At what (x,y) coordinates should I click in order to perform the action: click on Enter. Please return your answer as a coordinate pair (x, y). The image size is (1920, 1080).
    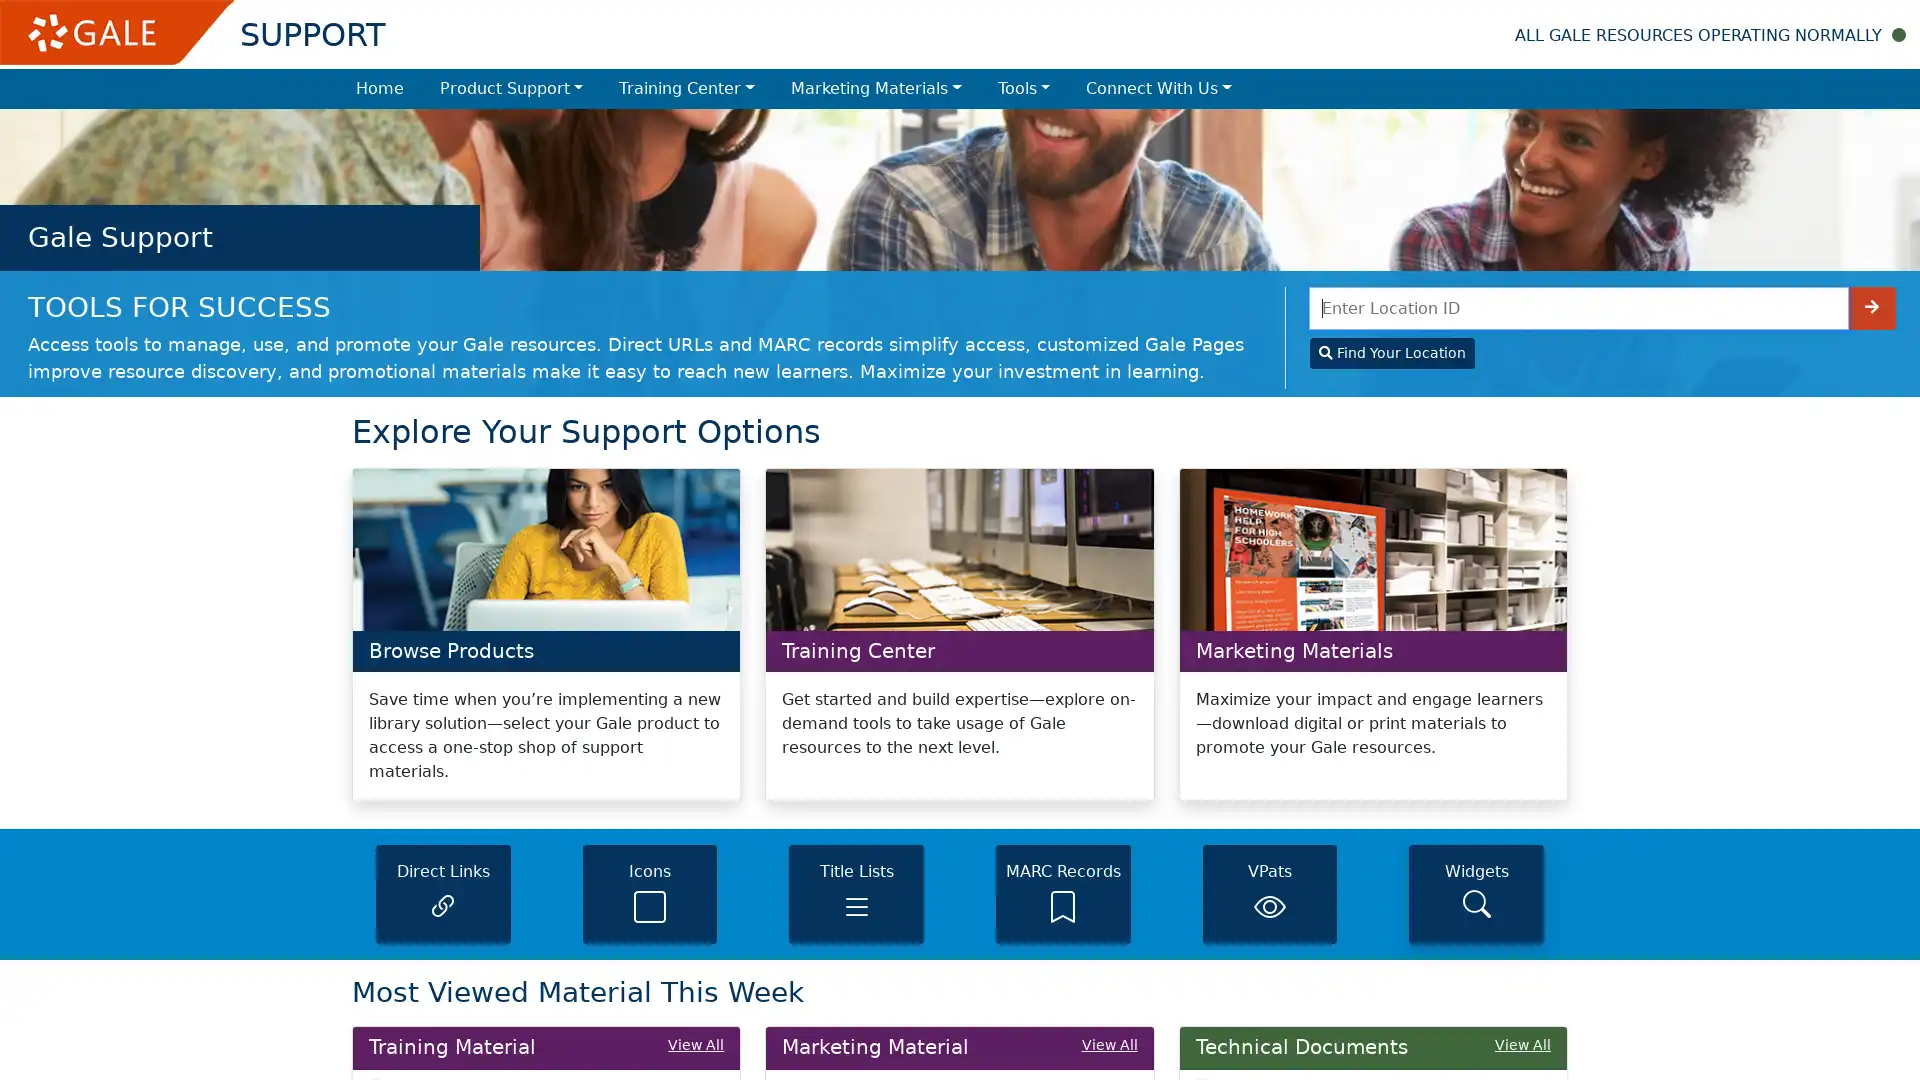
    Looking at the image, I should click on (1871, 307).